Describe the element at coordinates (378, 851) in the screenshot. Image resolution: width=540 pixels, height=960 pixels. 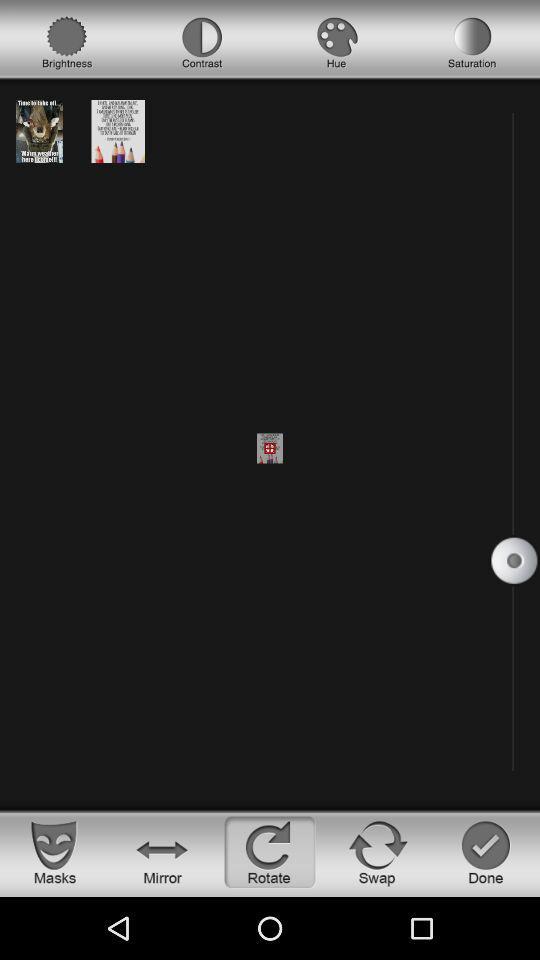
I see `the refresh icon` at that location.